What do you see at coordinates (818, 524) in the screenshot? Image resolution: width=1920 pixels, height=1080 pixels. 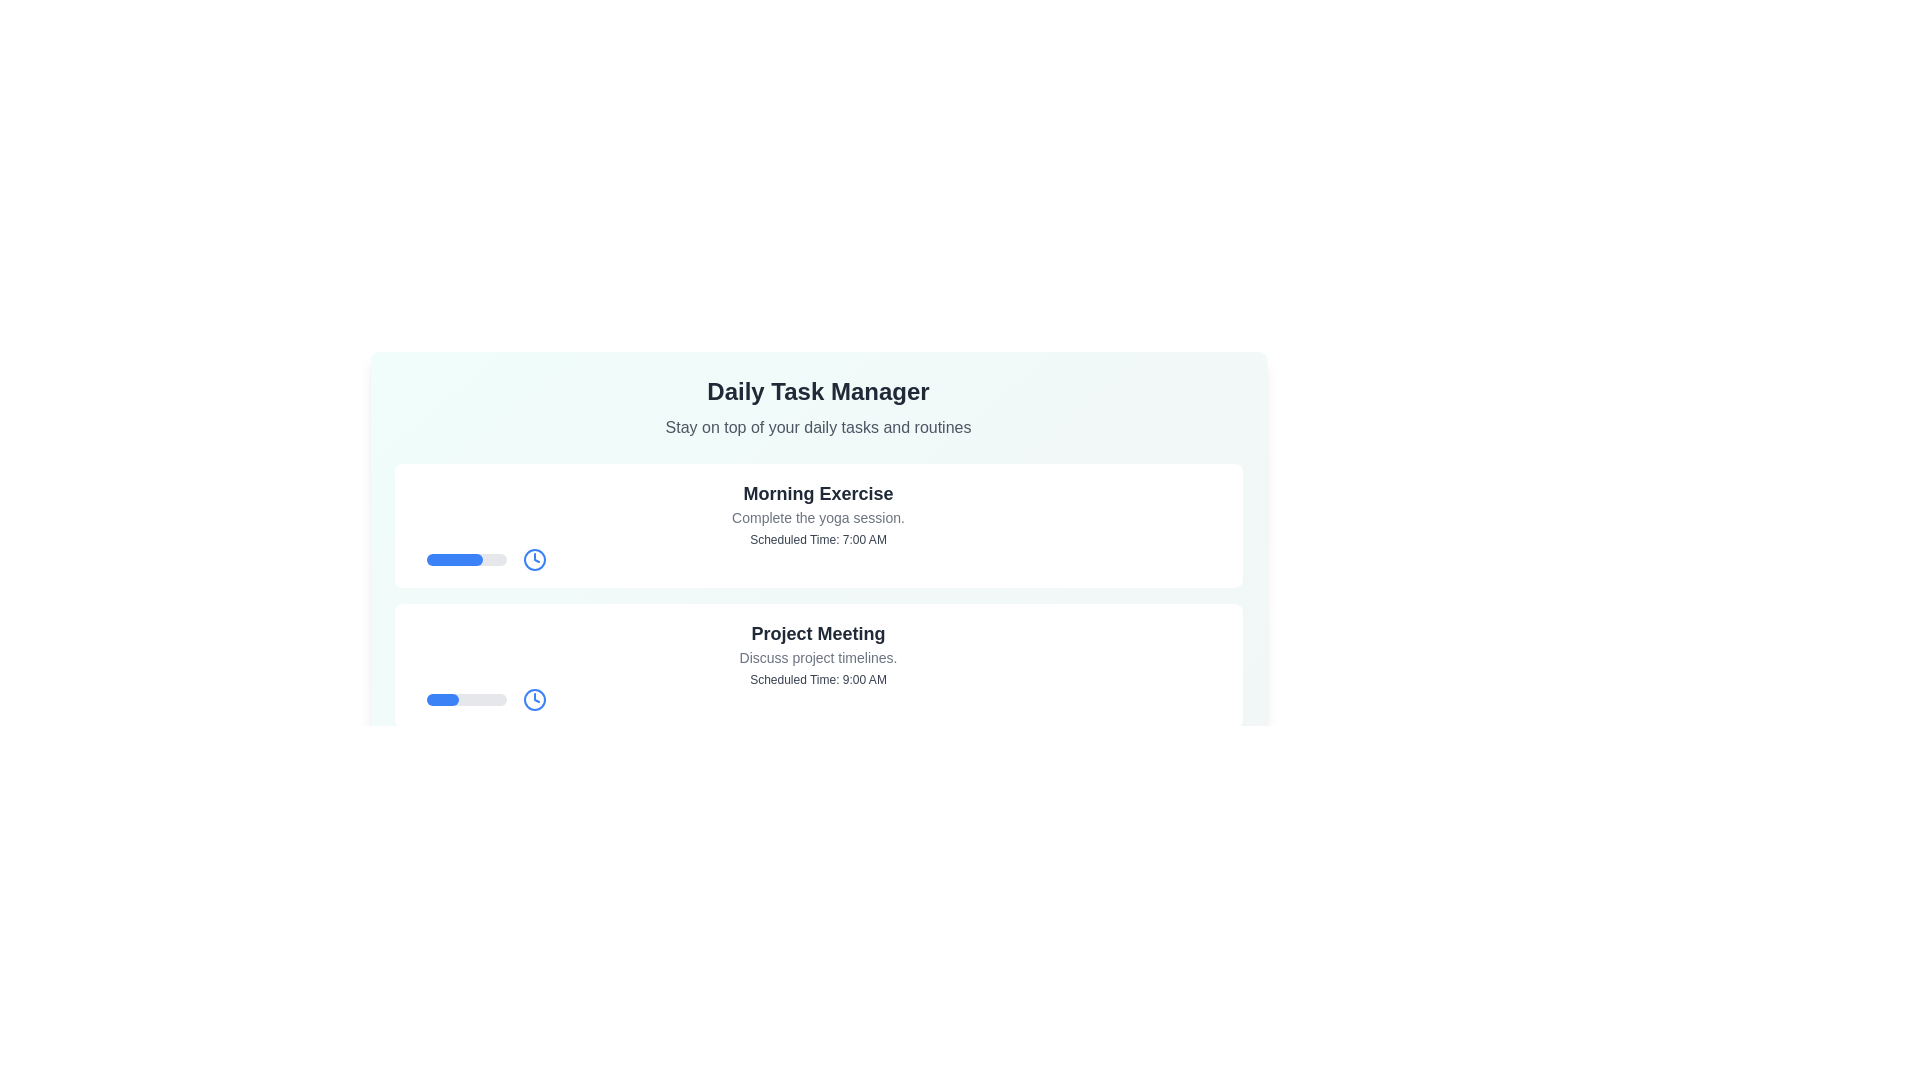 I see `the first task card in the Daily Task Manager to plan the task details` at bounding box center [818, 524].